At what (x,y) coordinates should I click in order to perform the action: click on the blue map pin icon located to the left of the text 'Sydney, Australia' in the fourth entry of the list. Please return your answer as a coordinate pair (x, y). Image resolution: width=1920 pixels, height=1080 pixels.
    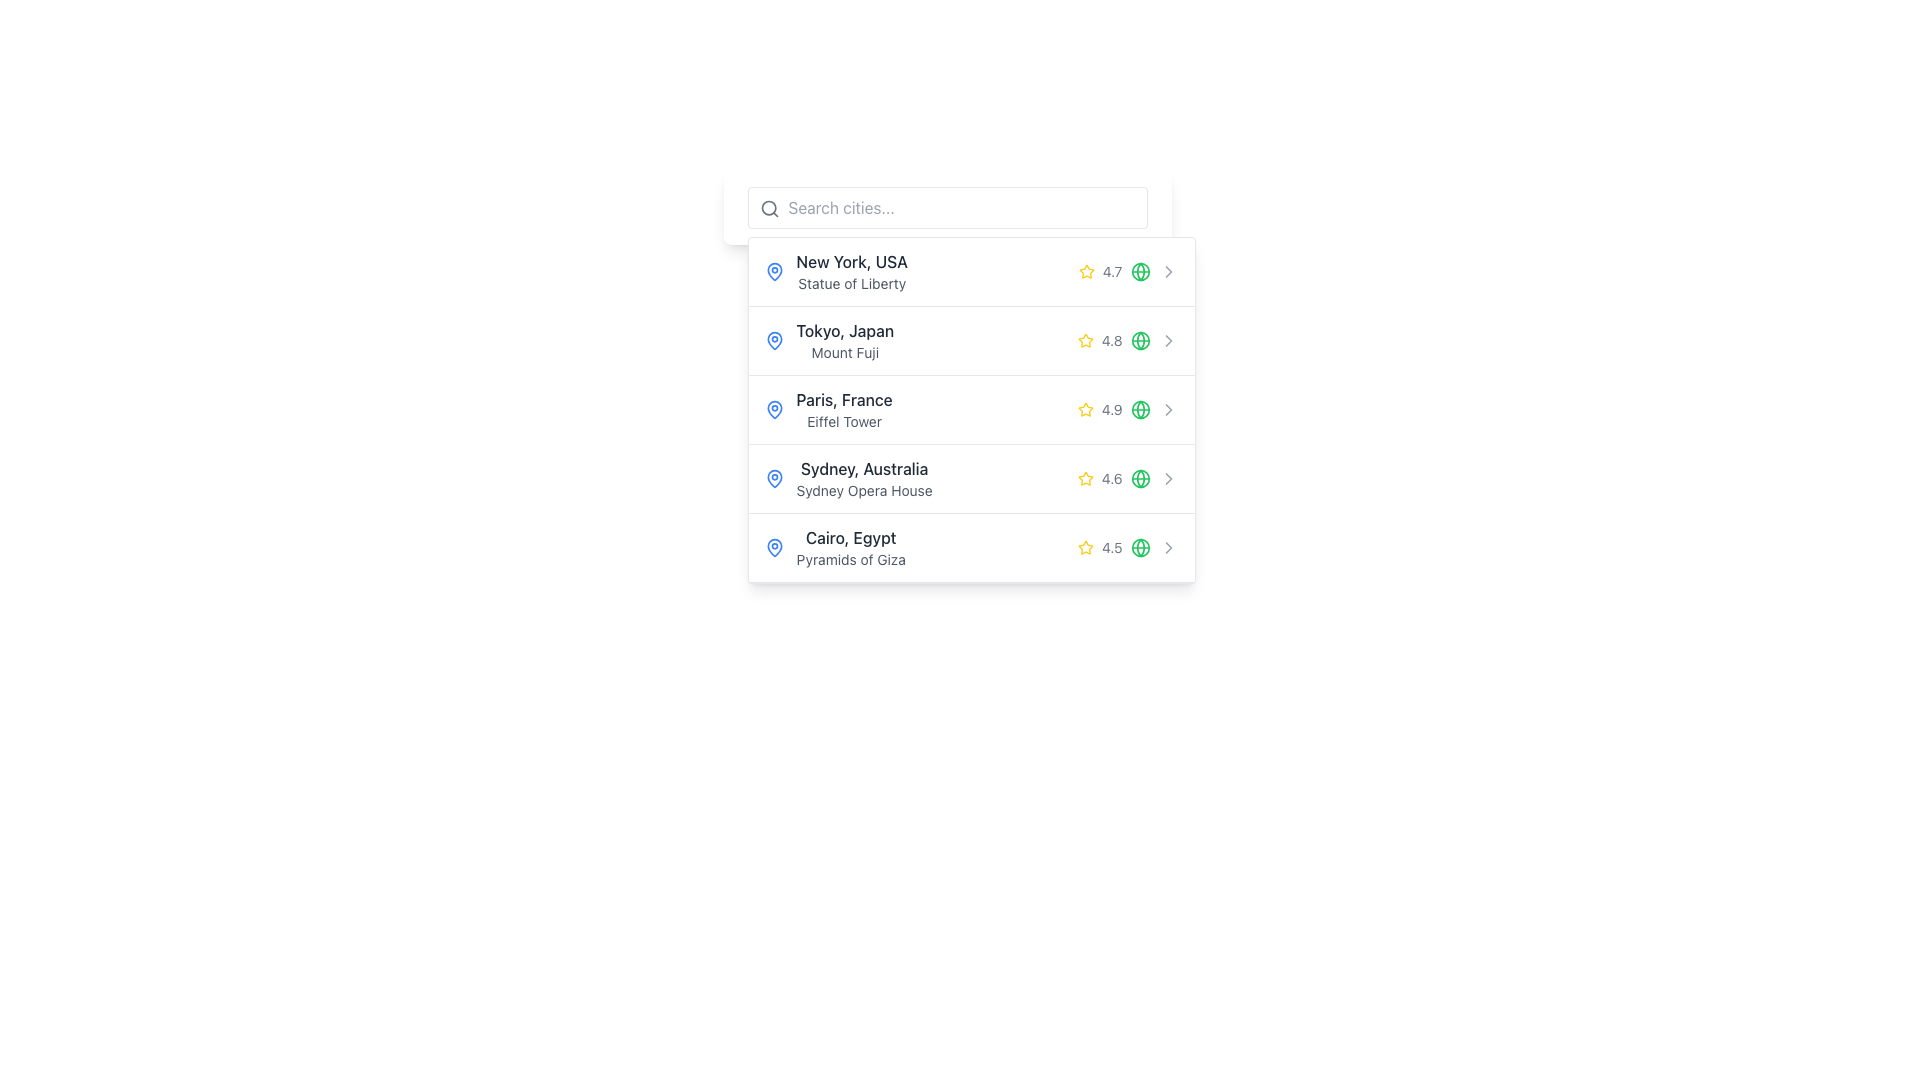
    Looking at the image, I should click on (773, 478).